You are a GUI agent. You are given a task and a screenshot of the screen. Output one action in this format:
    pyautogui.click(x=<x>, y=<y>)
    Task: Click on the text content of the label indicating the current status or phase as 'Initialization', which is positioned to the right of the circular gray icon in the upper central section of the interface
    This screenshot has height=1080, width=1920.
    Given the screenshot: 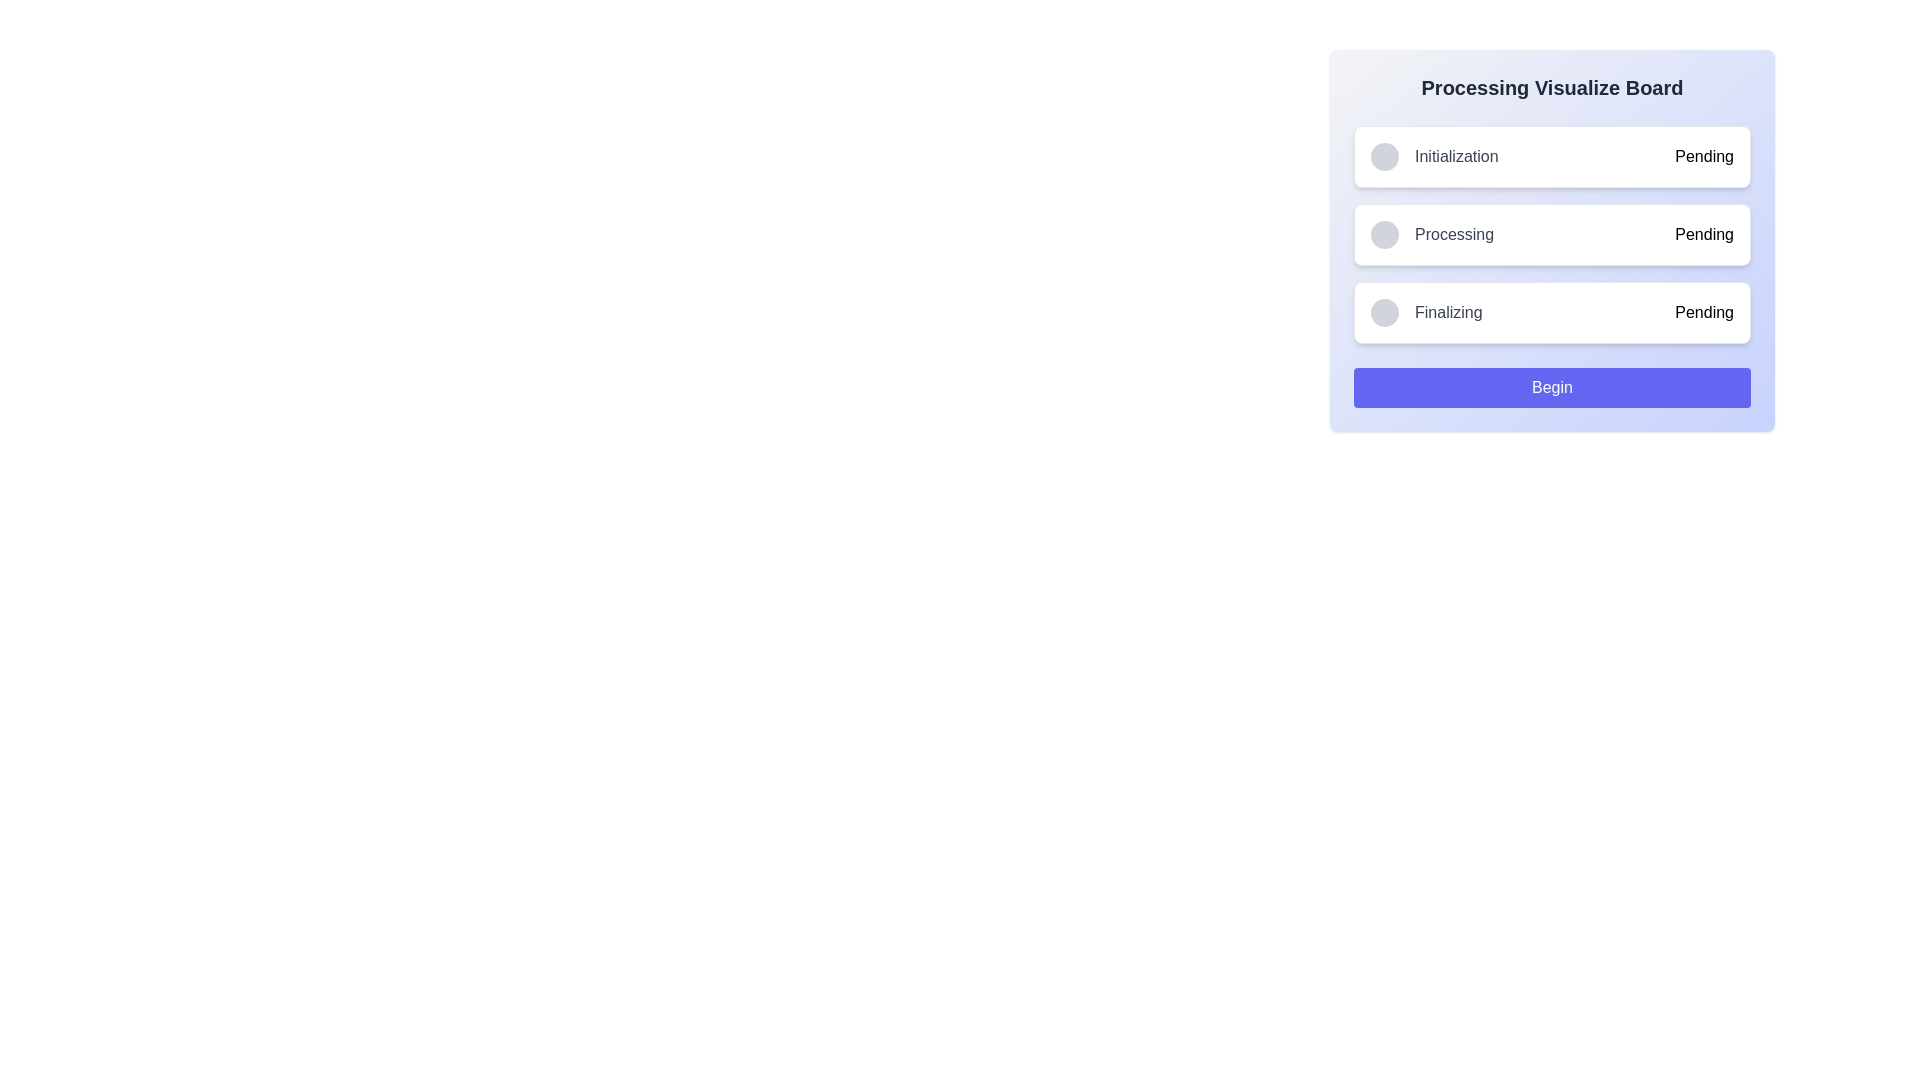 What is the action you would take?
    pyautogui.click(x=1456, y=156)
    